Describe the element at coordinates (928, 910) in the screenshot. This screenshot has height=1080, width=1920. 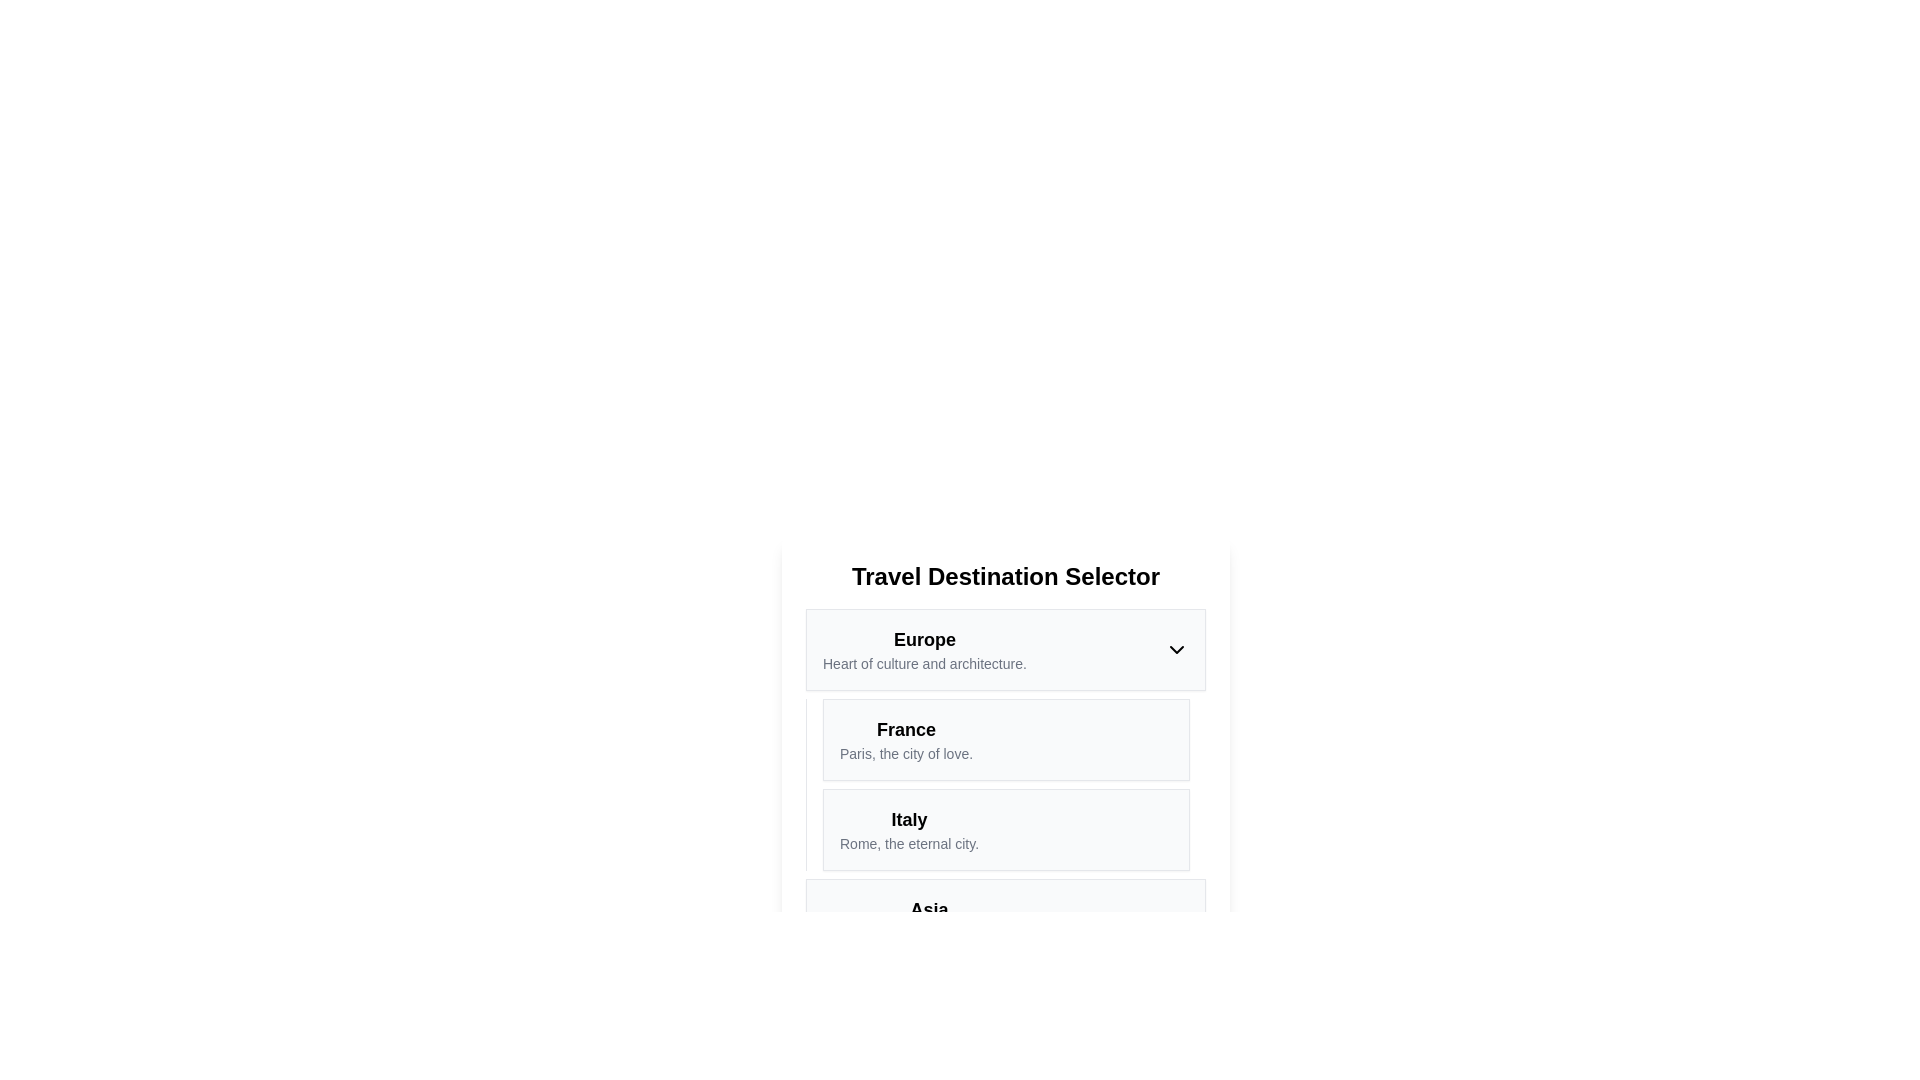
I see `the text label 'Asia', which is displayed in a bold and larger font as part of the 'Travel Destination Selector' interface, positioned below Europe, France, and Italy` at that location.